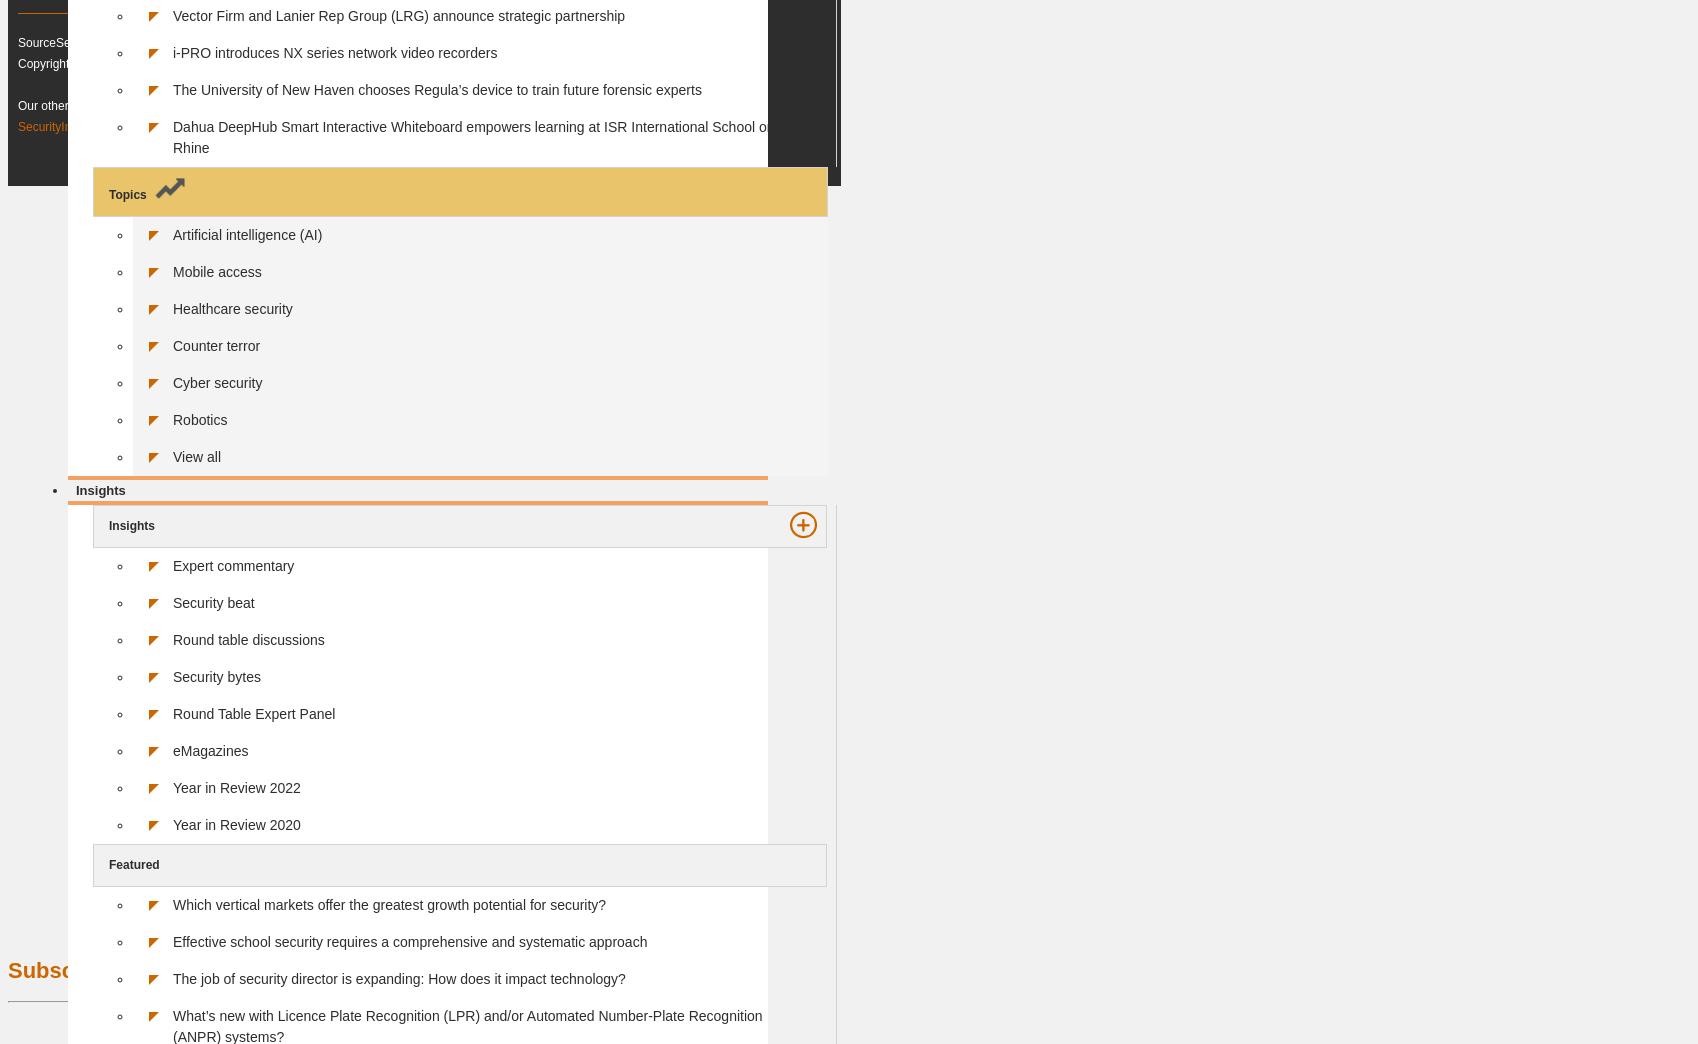 The height and width of the screenshot is (1044, 1698). I want to click on 'View all', so click(196, 455).